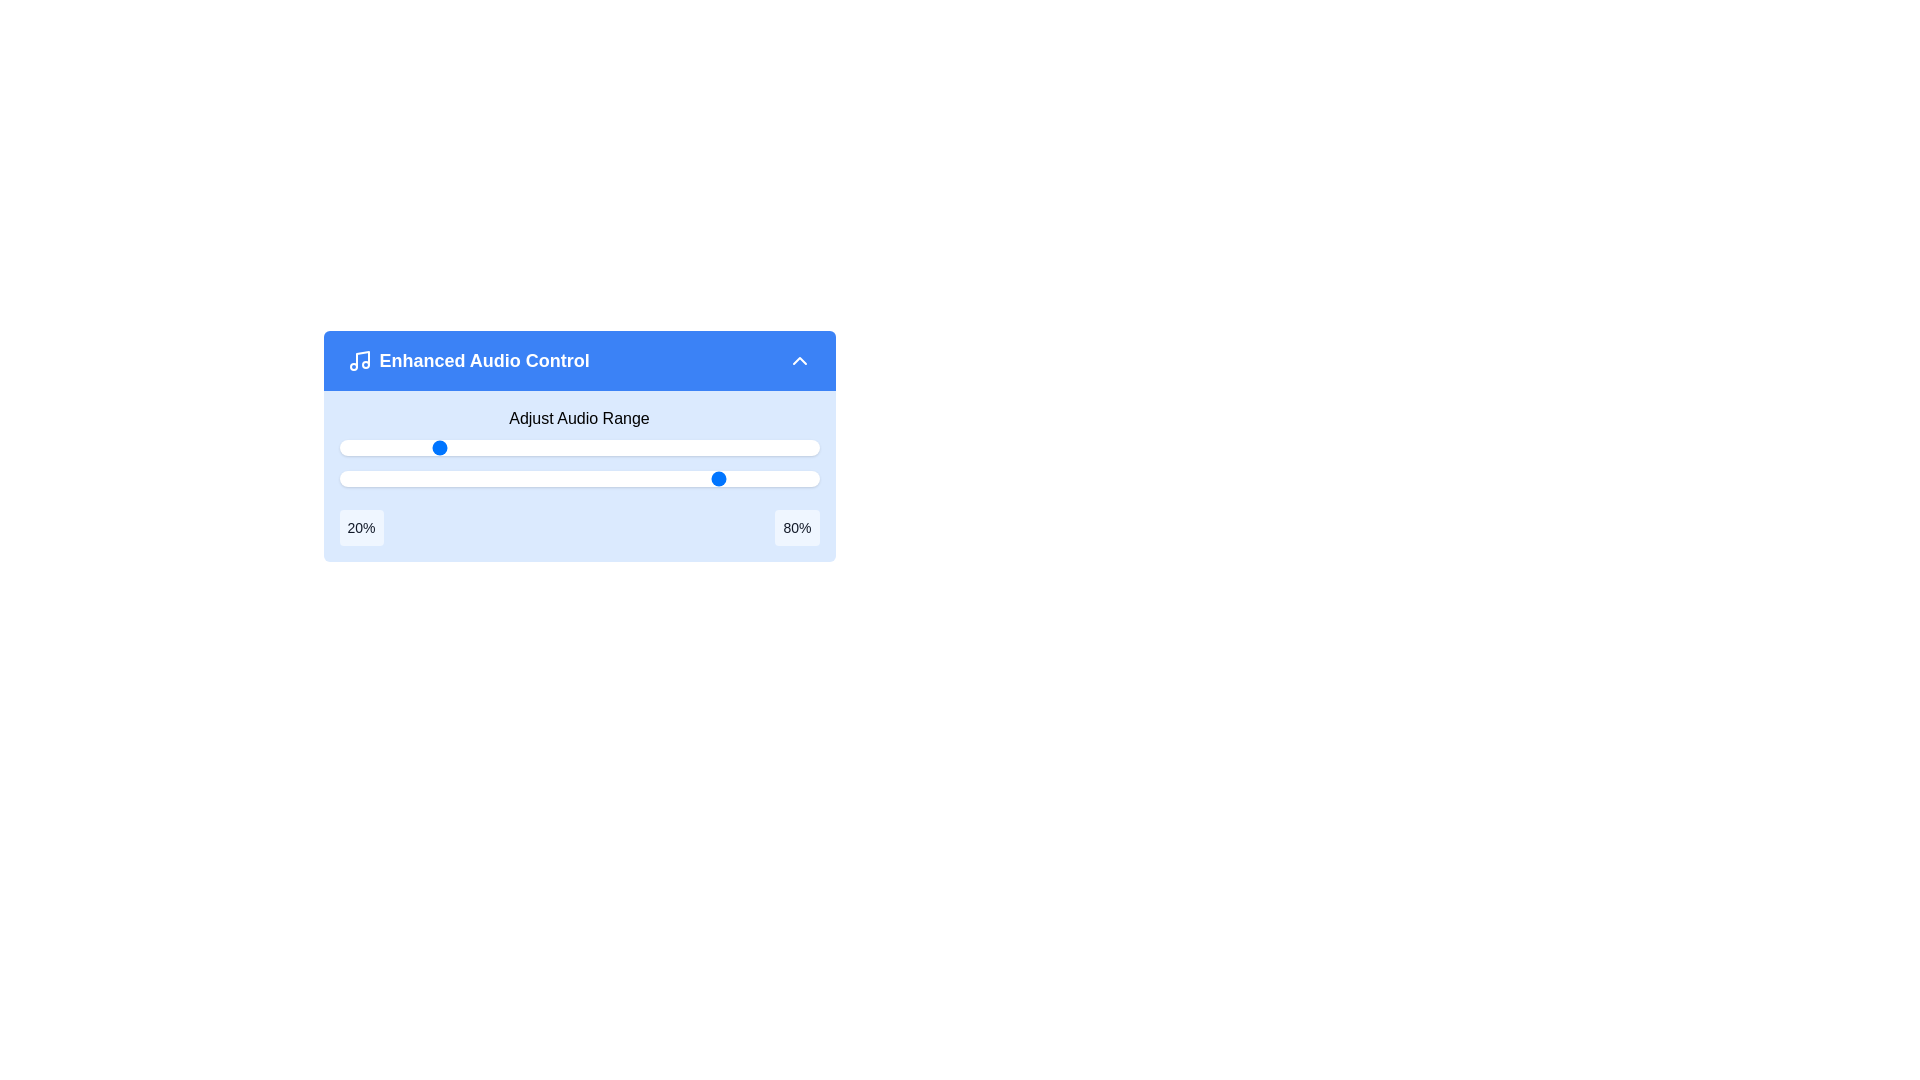  Describe the element at coordinates (578, 361) in the screenshot. I see `the header bar with toggle control that has a blue background and displays 'Enhanced Audio Control'` at that location.